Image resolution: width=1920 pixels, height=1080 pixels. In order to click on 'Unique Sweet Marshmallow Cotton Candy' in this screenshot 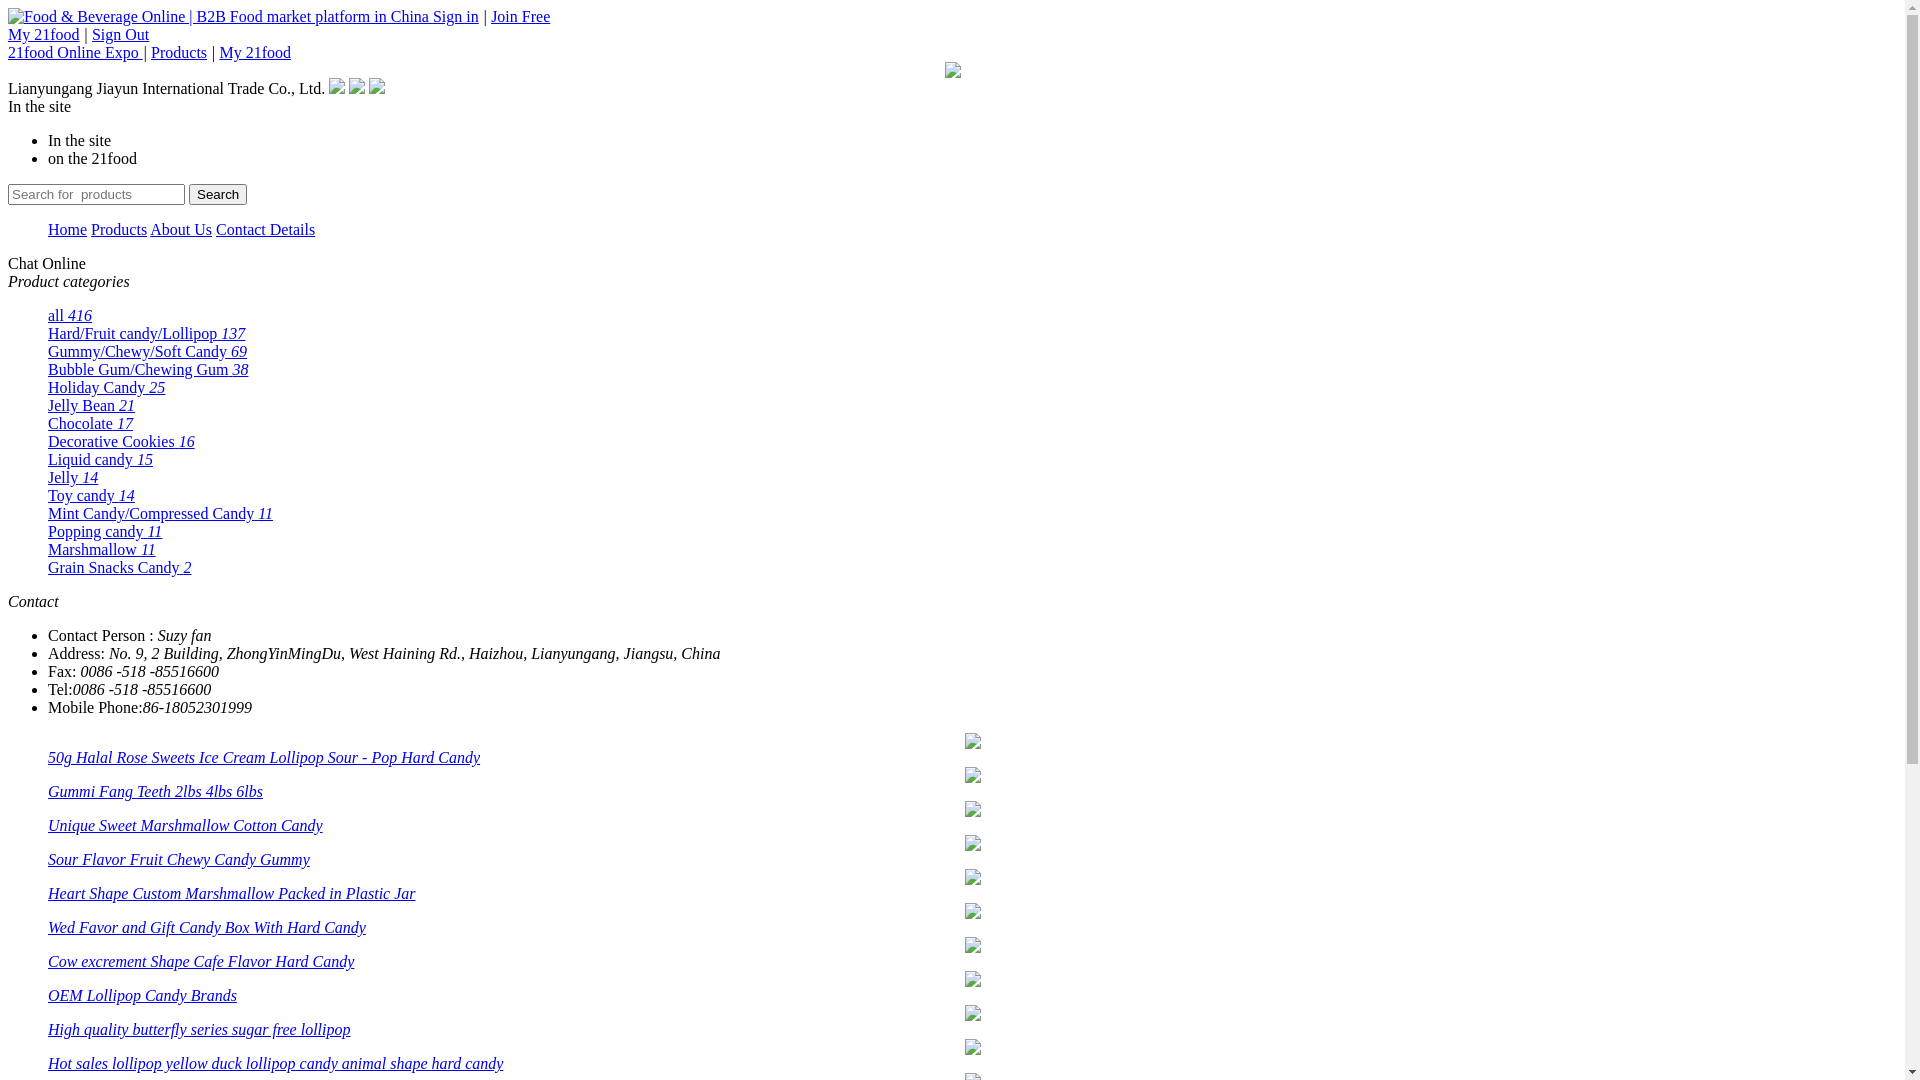, I will do `click(185, 825)`.